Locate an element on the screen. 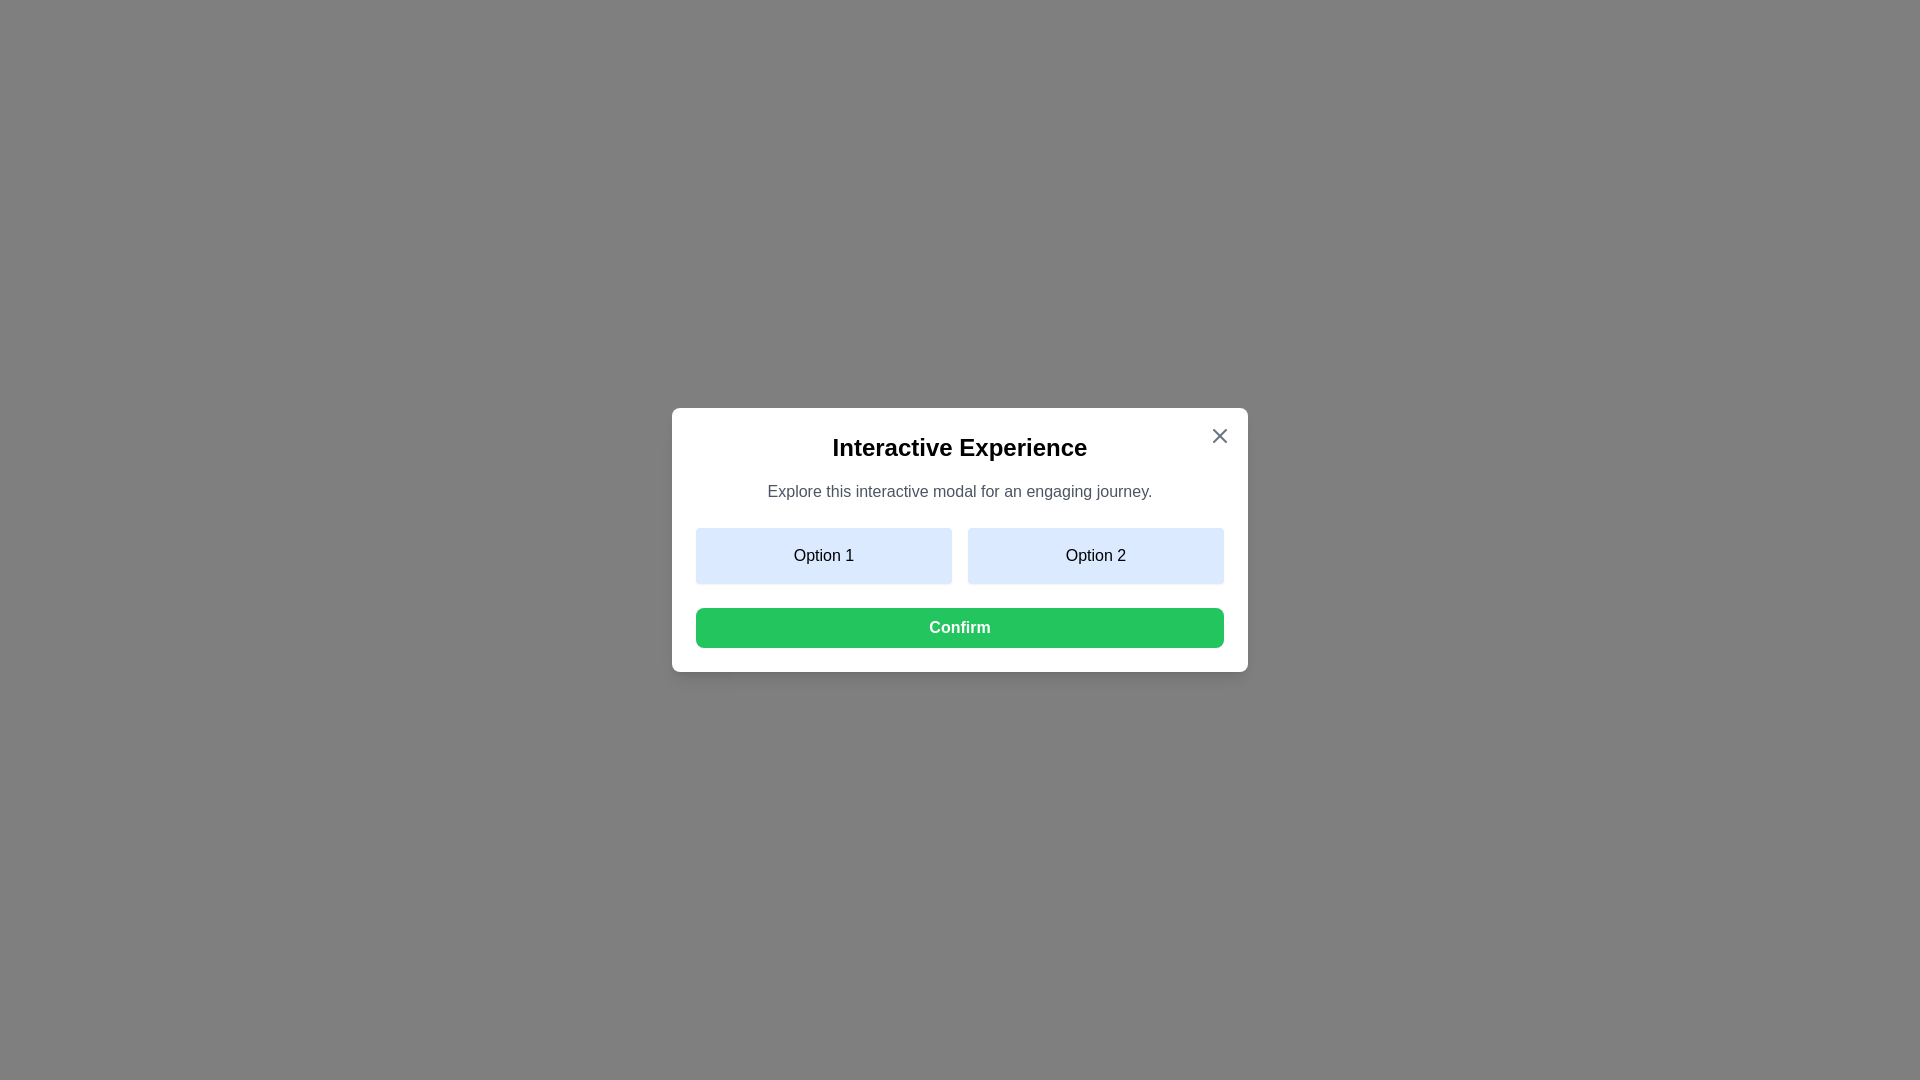 The height and width of the screenshot is (1080, 1920). the static text element that provides context or guidance for the interactive modal, located below the heading 'Interactive Experience' and above the buttons 'Option 1' and 'Option 2' is located at coordinates (960, 492).